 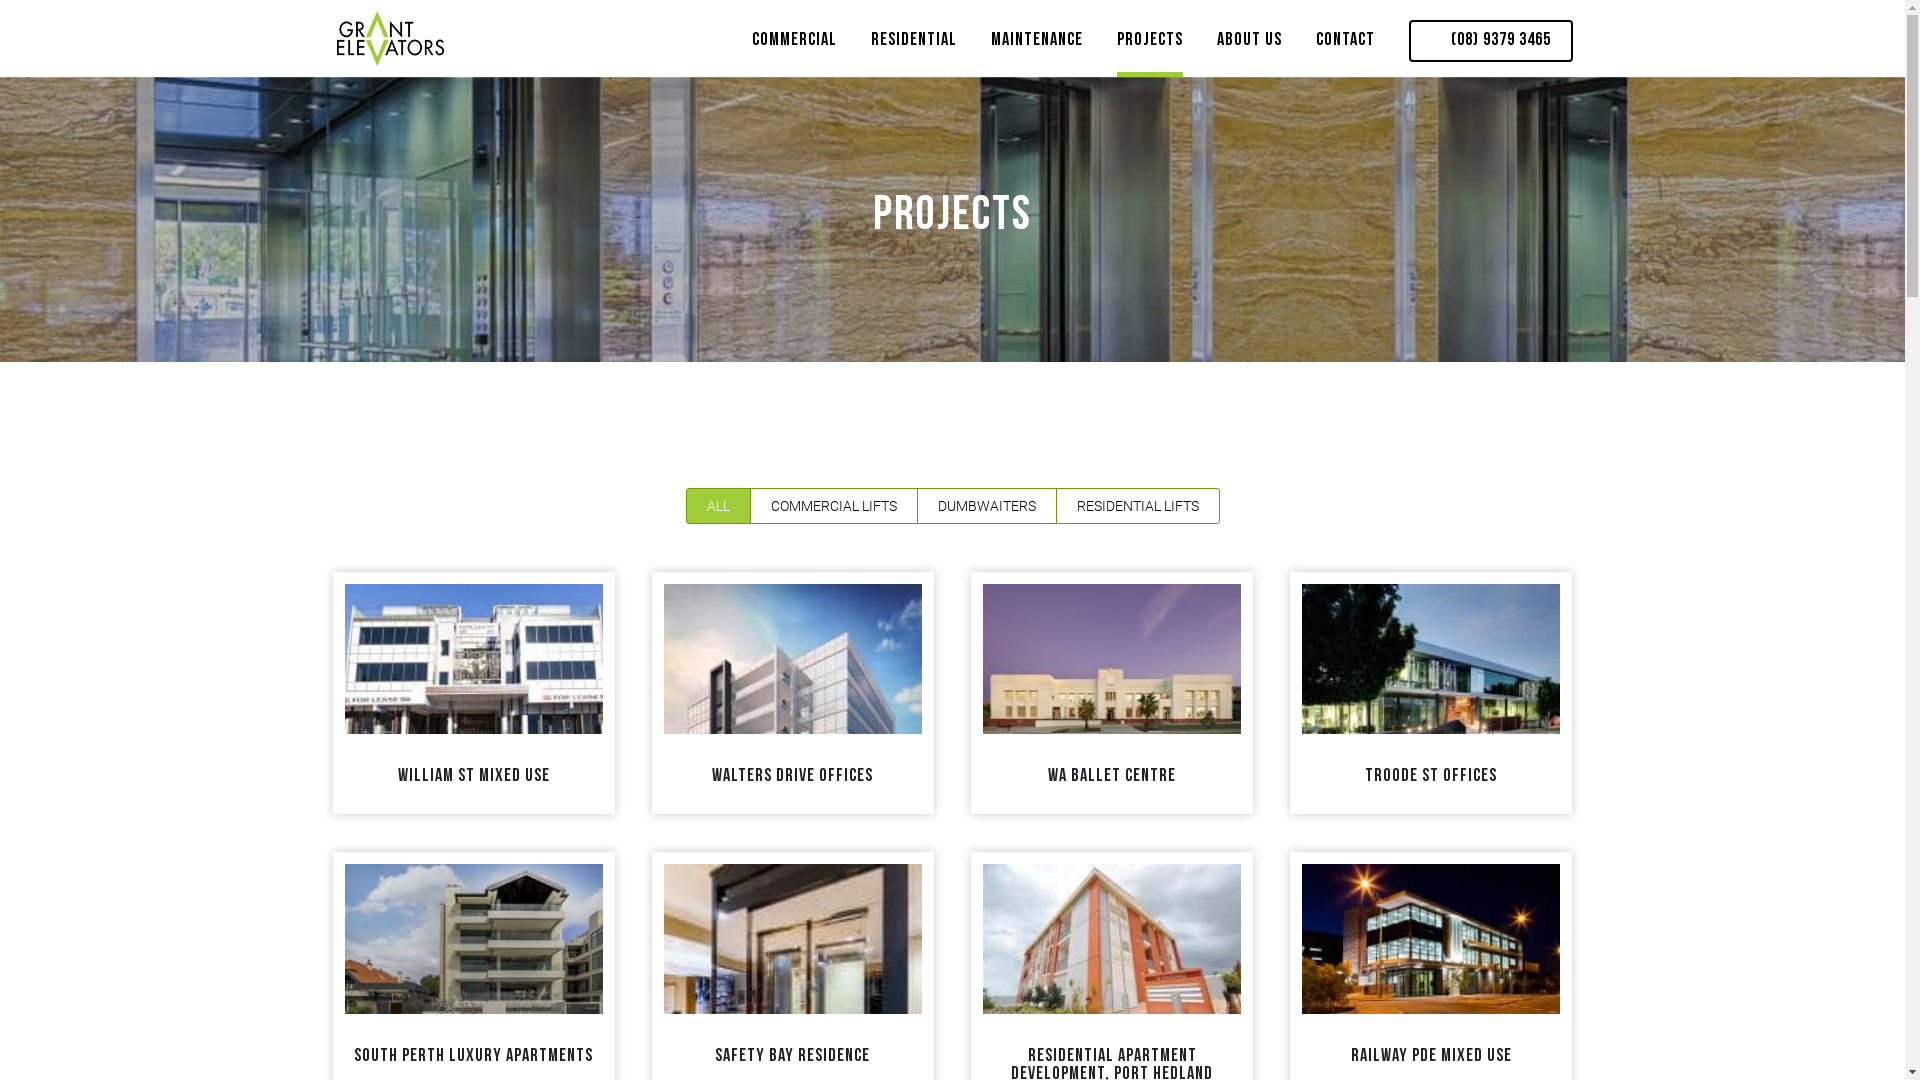 I want to click on 'MAINTENANCE', so click(x=1036, y=45).